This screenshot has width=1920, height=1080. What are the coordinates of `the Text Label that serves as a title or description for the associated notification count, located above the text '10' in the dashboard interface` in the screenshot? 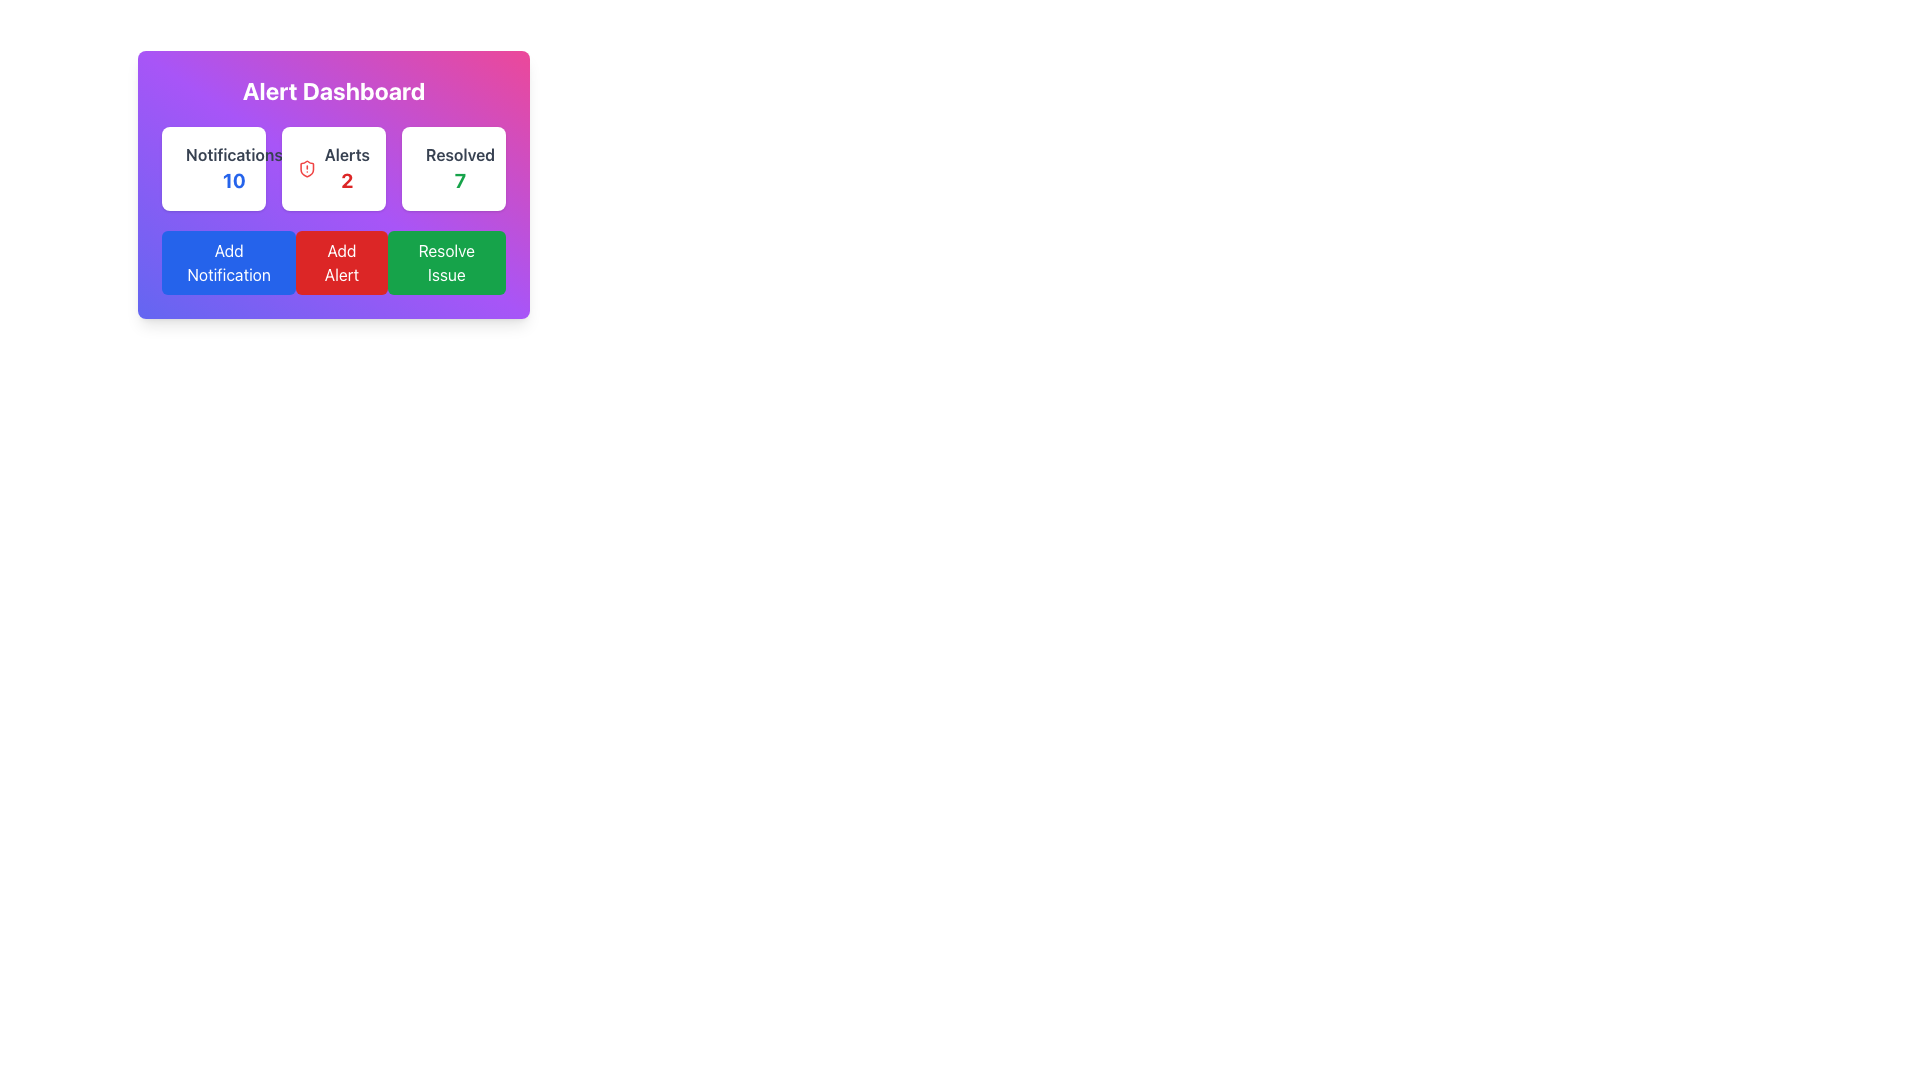 It's located at (234, 153).